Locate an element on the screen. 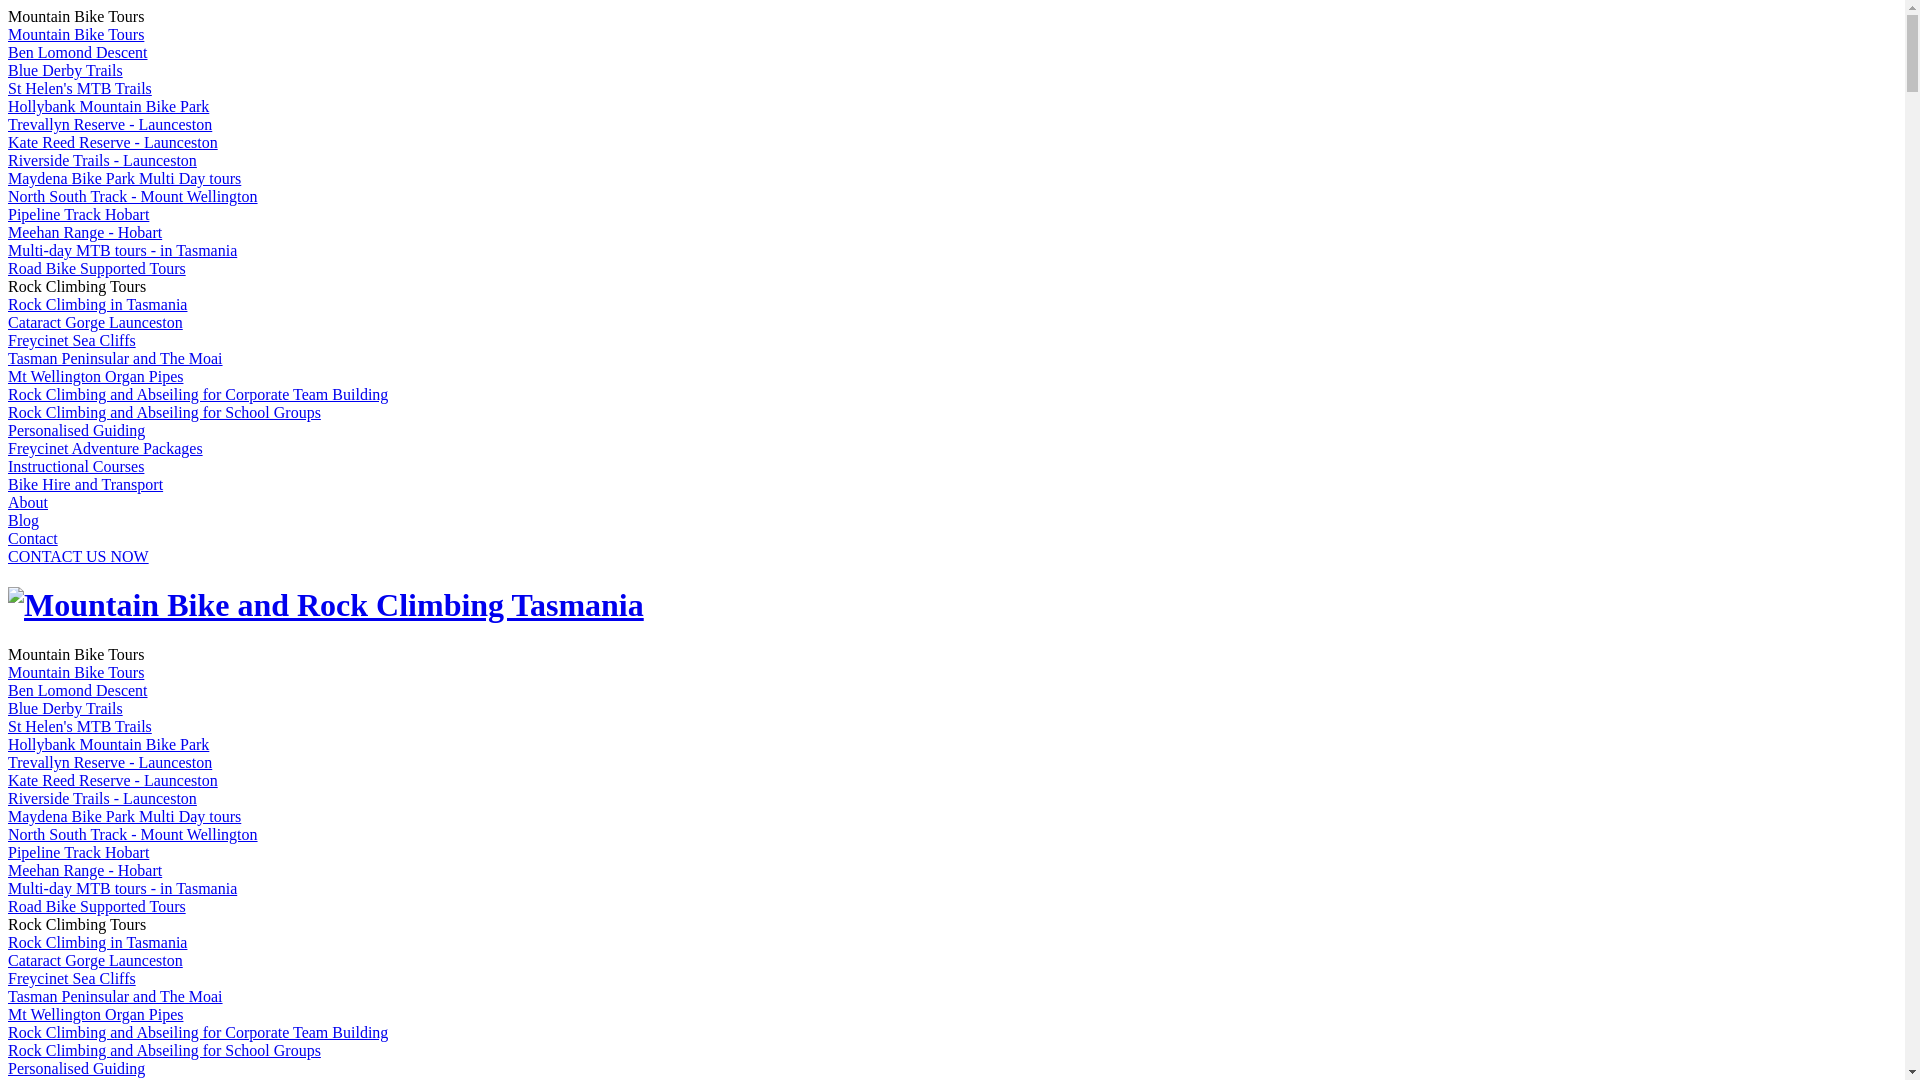 The image size is (1920, 1080). 'Rock Climbing and Abseiling for Corporate Team Building' is located at coordinates (8, 1032).